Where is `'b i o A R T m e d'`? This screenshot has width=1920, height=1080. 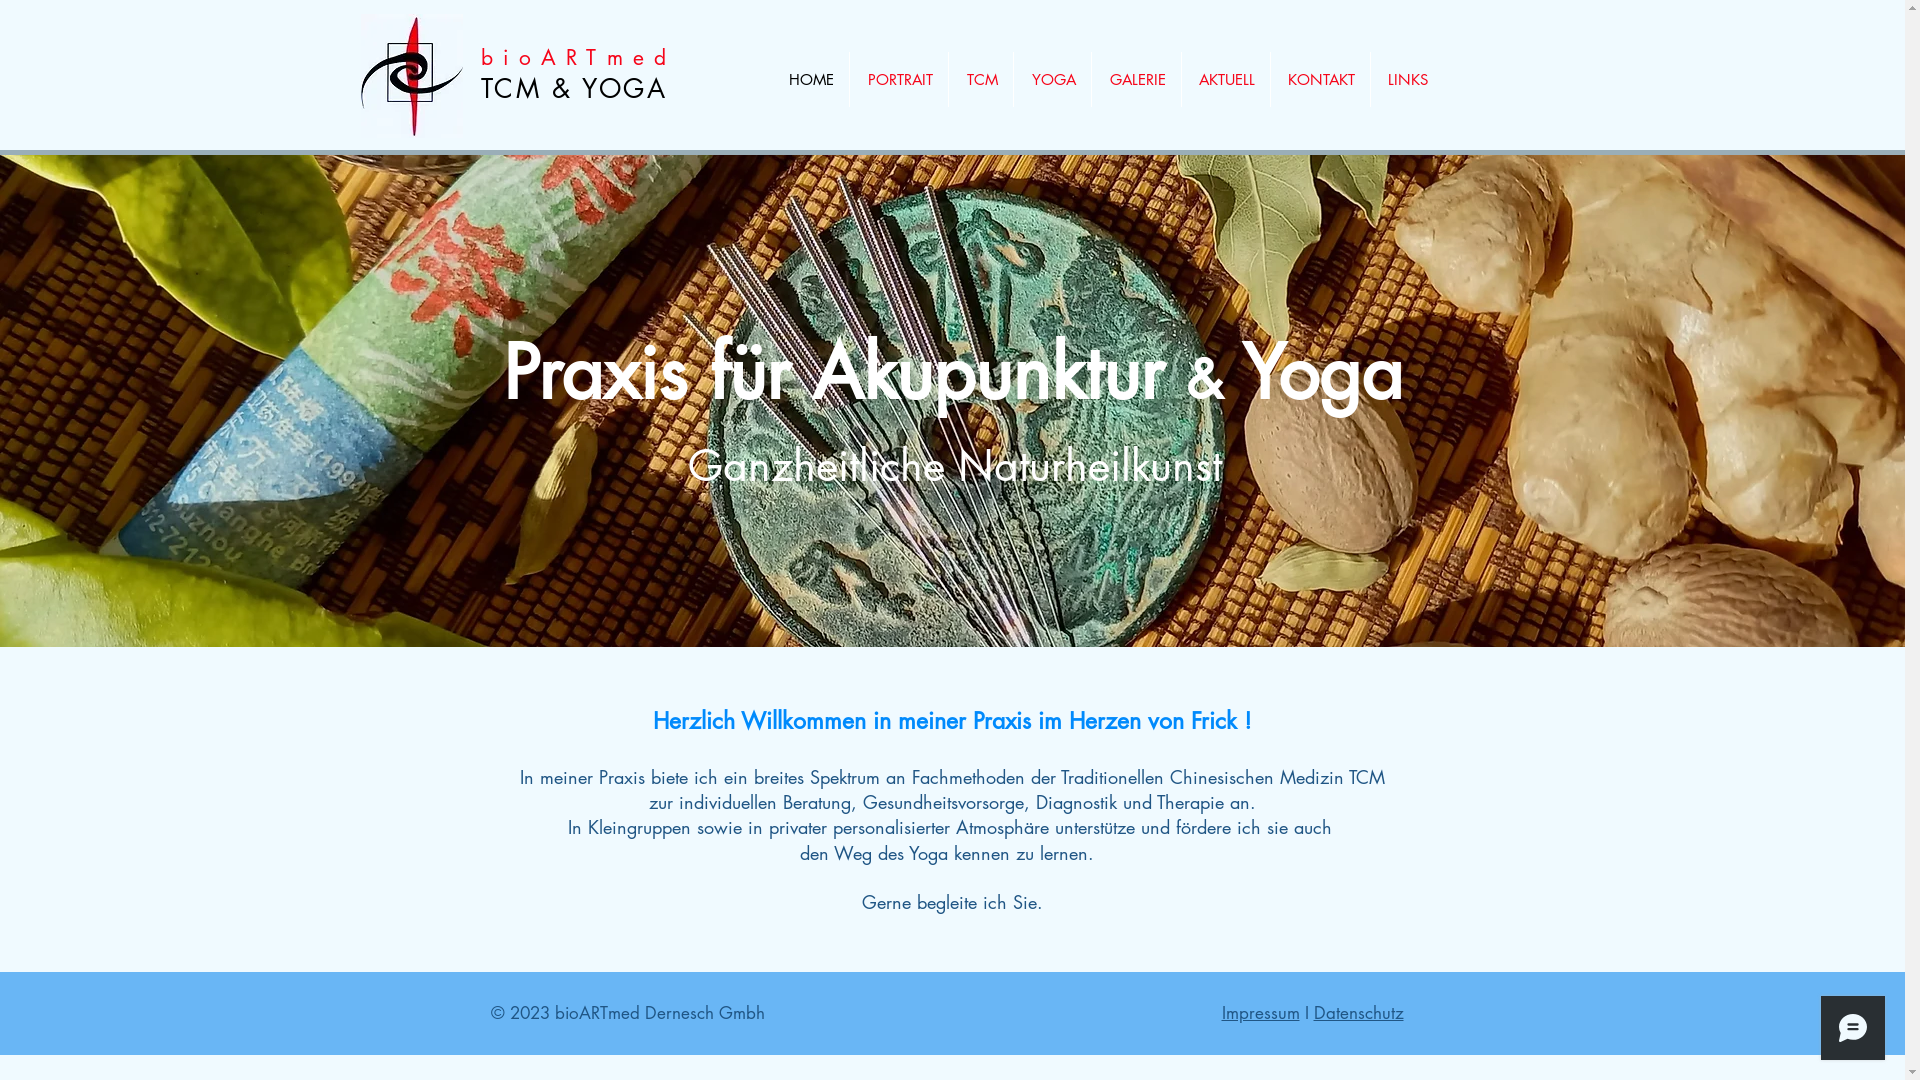
'b i o A R T m e d' is located at coordinates (573, 56).